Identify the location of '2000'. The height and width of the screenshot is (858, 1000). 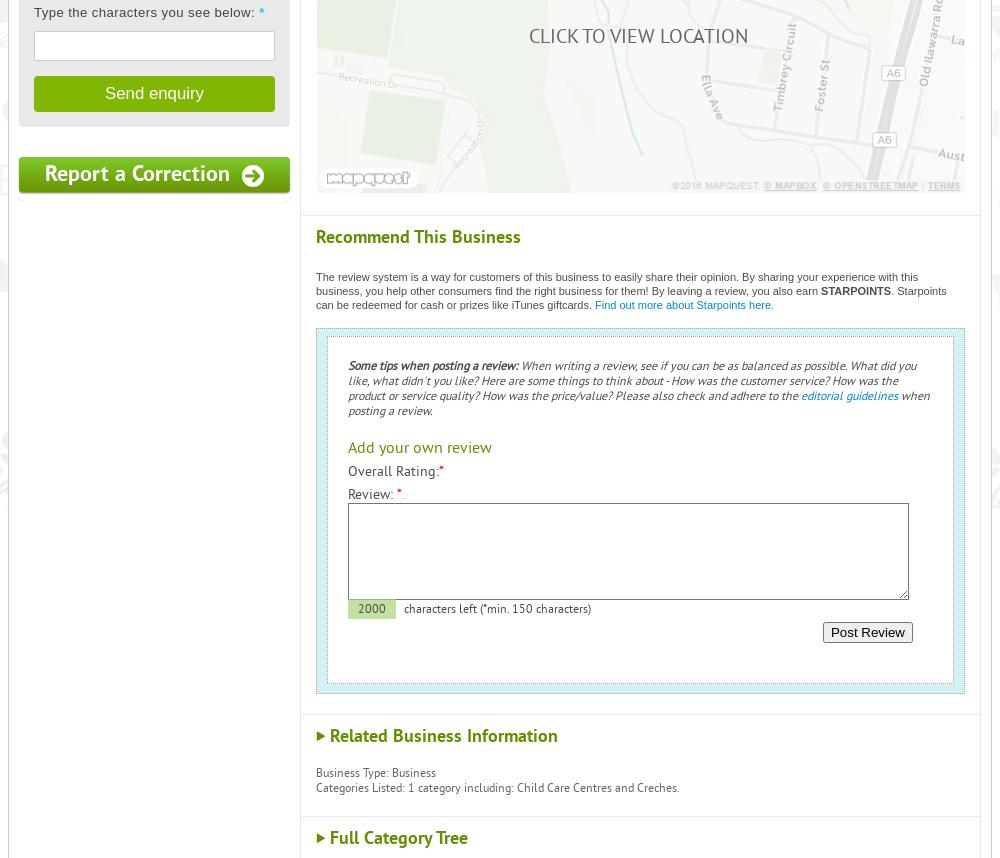
(371, 609).